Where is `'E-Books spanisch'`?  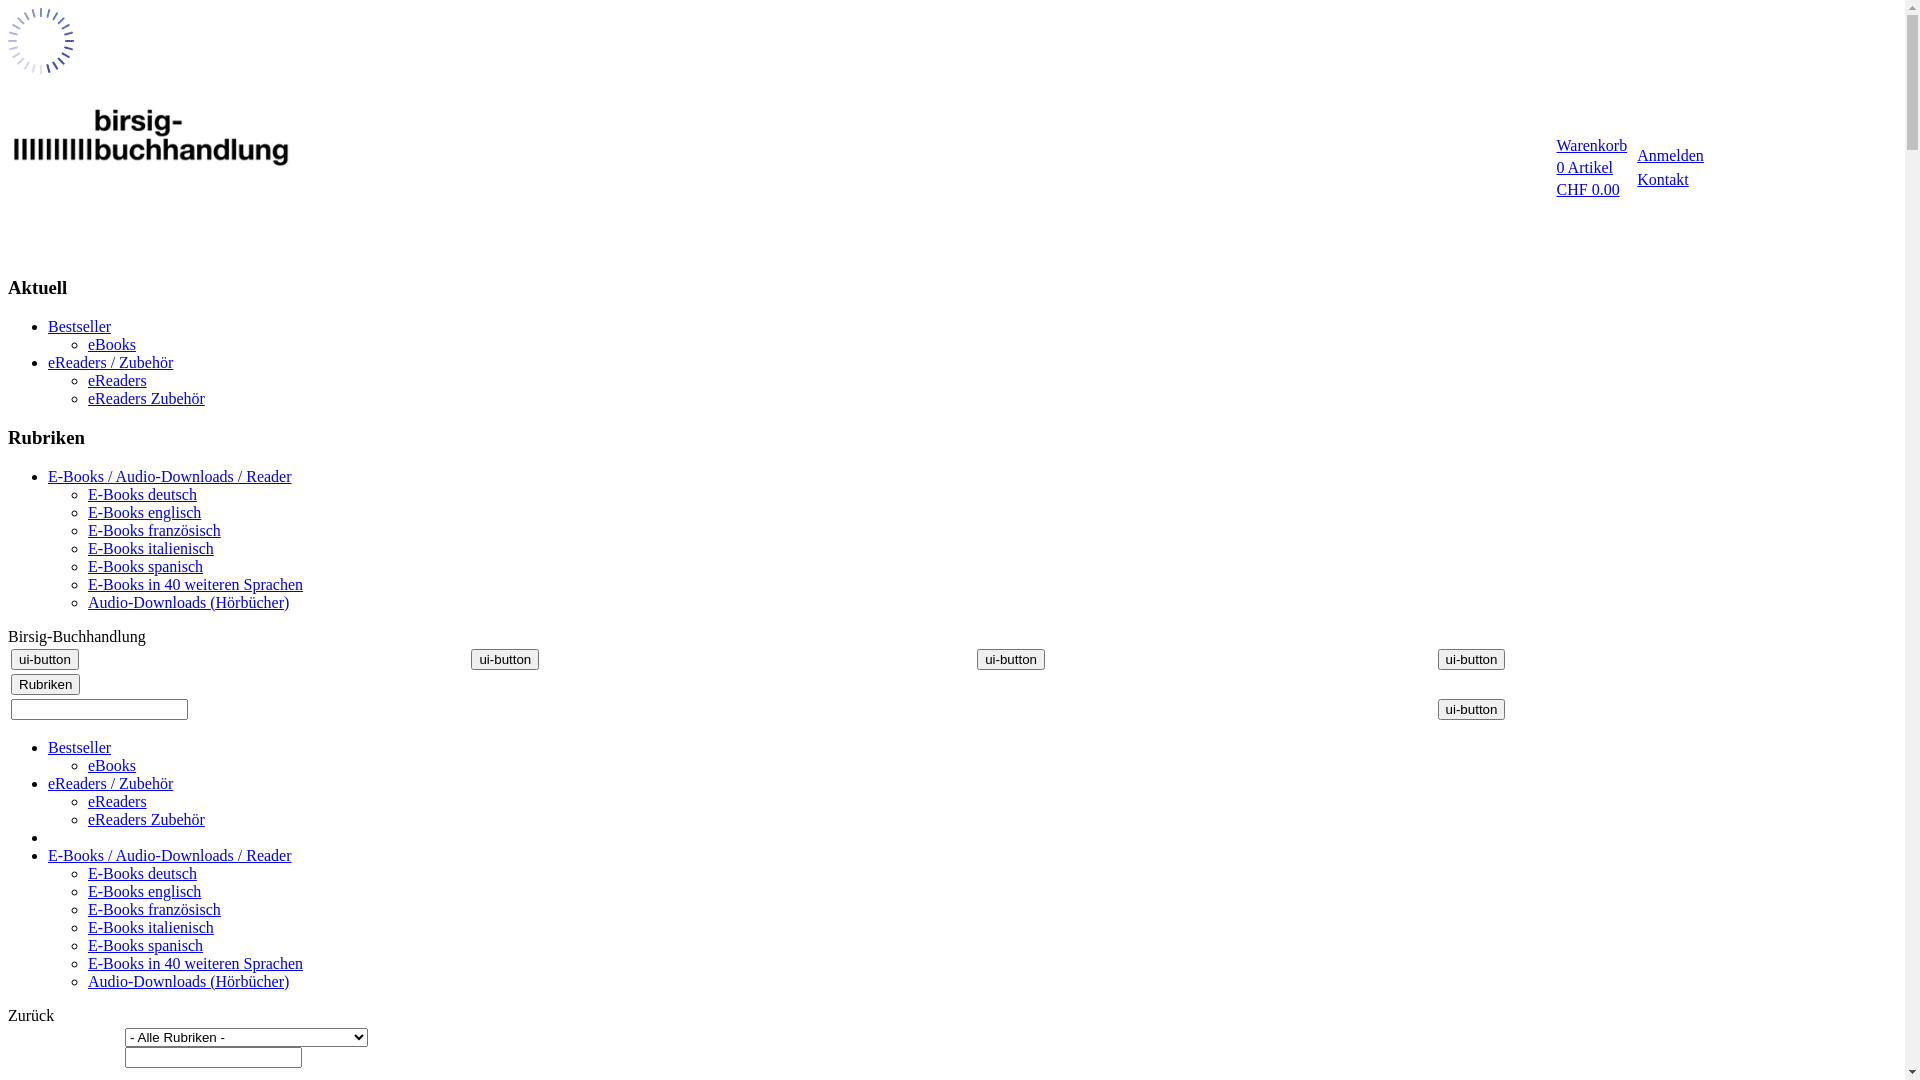
'E-Books spanisch' is located at coordinates (144, 945).